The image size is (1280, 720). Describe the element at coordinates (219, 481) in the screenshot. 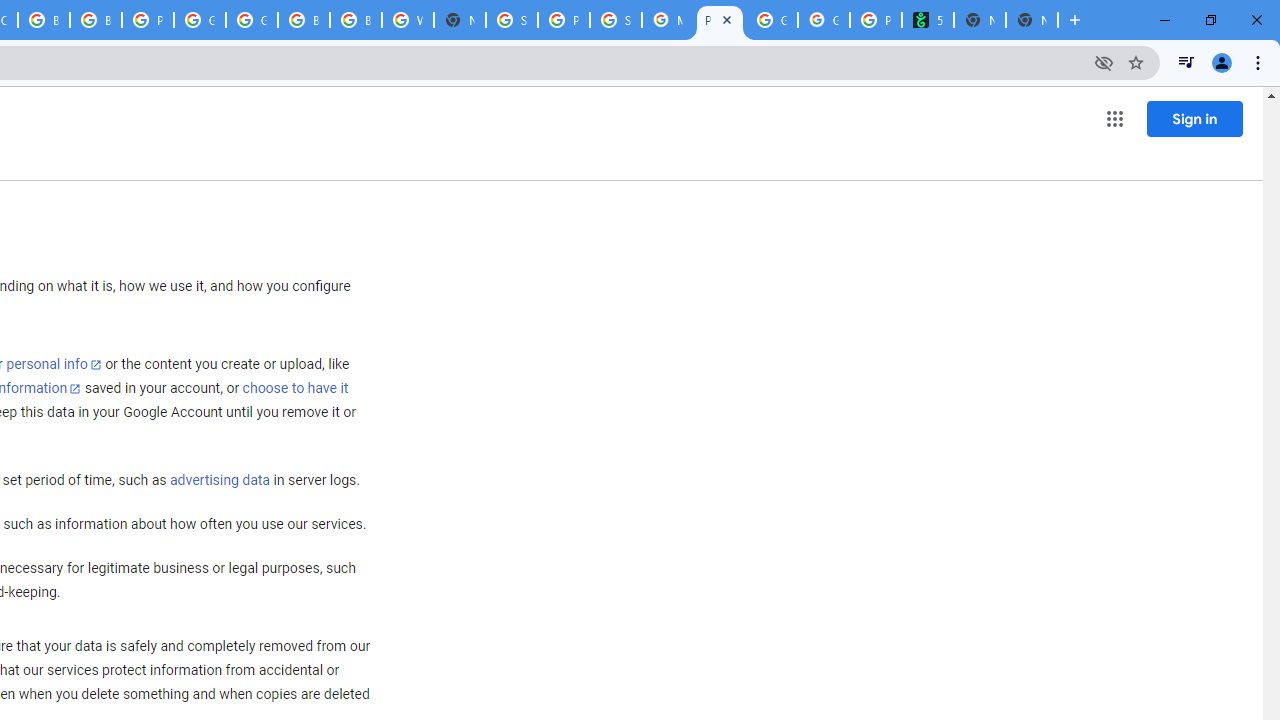

I see `'advertising data'` at that location.